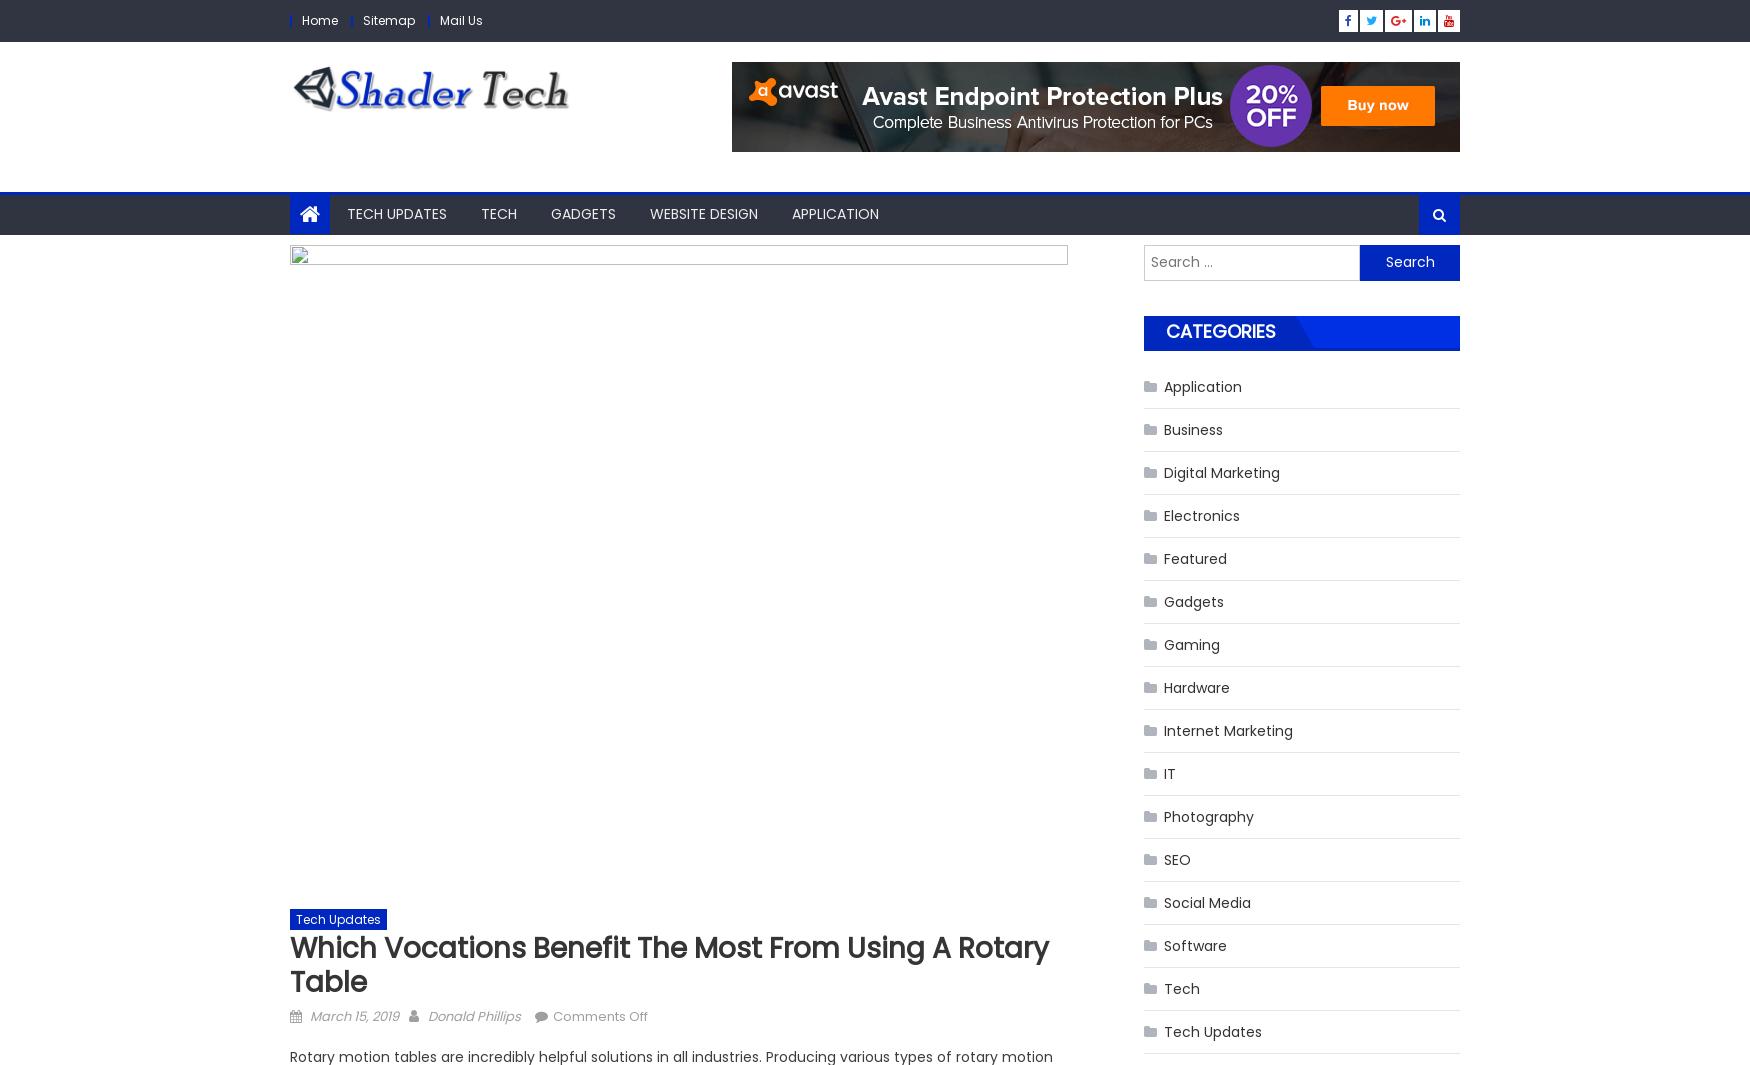 The image size is (1750, 1065). Describe the element at coordinates (1220, 329) in the screenshot. I see `'Categories'` at that location.